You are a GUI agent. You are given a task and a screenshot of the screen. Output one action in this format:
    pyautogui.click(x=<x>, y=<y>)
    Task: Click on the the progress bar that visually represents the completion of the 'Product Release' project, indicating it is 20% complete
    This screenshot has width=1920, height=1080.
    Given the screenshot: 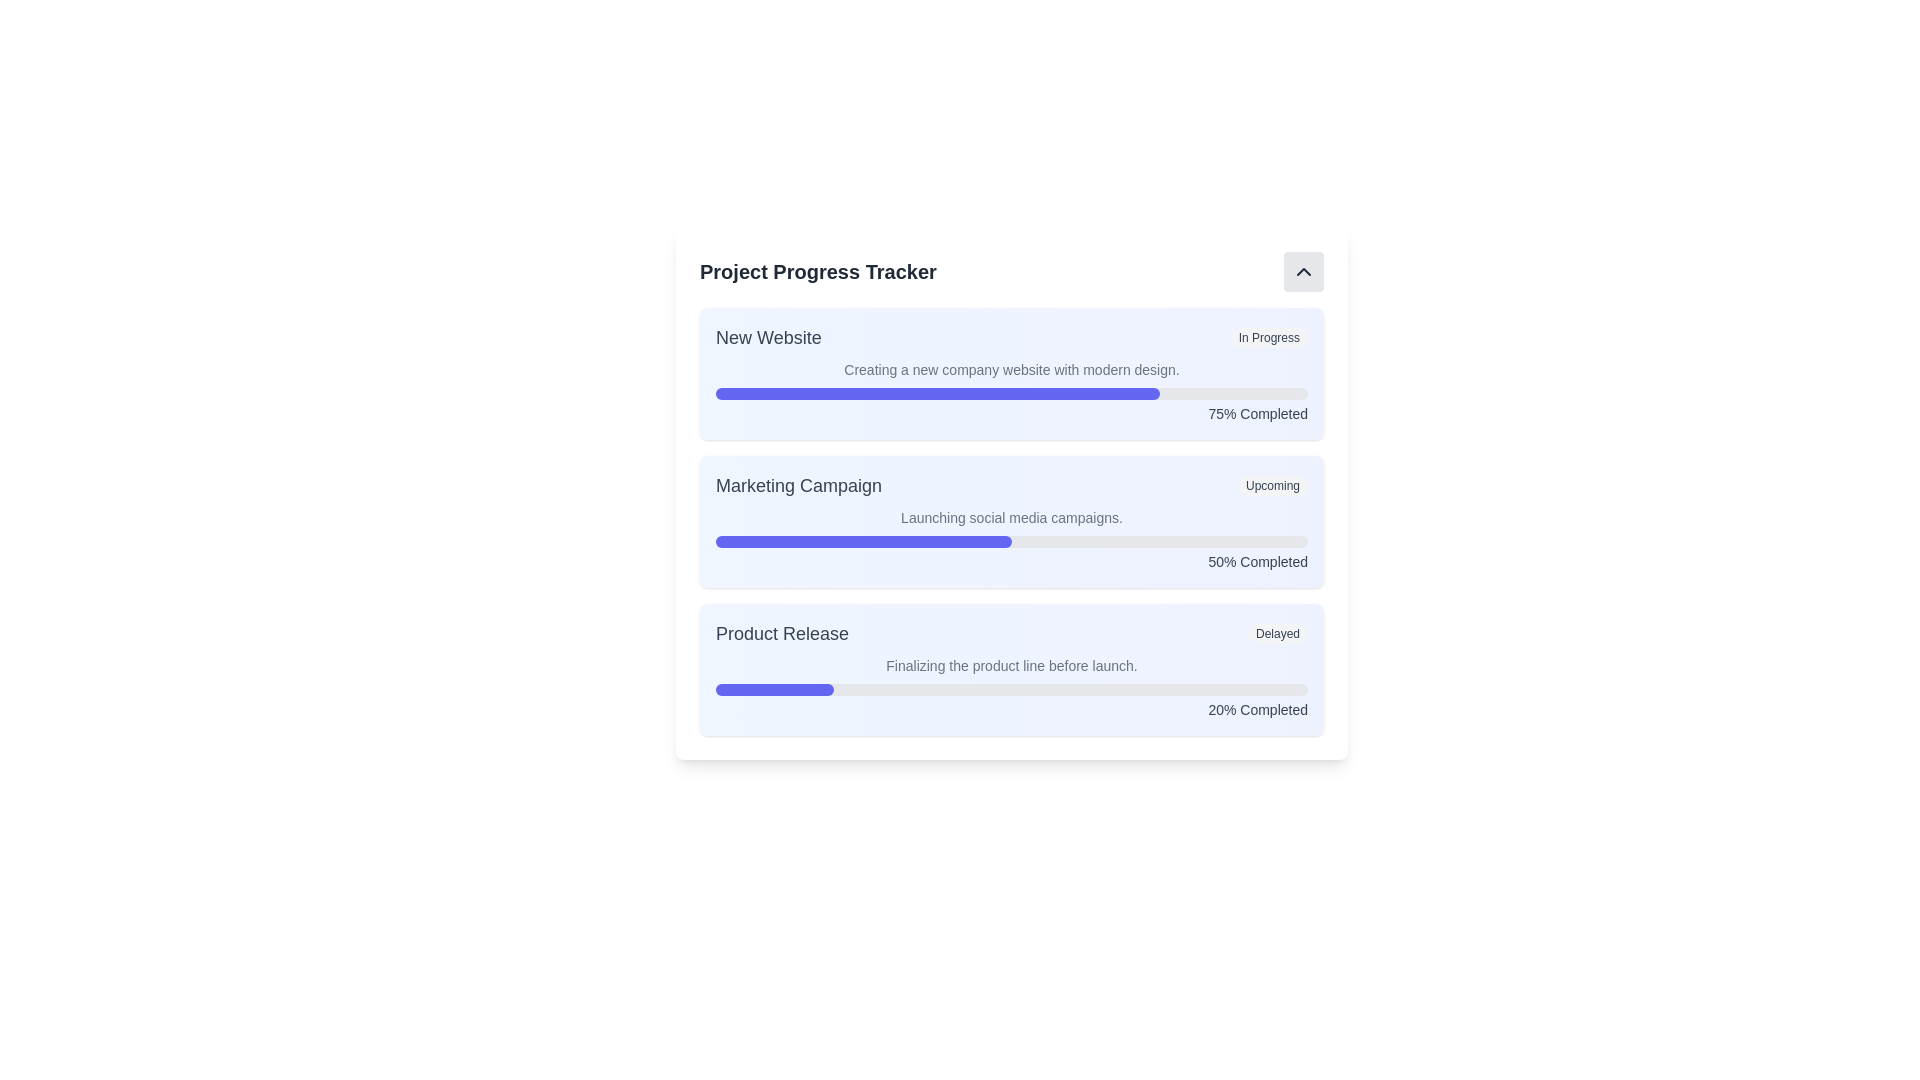 What is the action you would take?
    pyautogui.click(x=1012, y=689)
    